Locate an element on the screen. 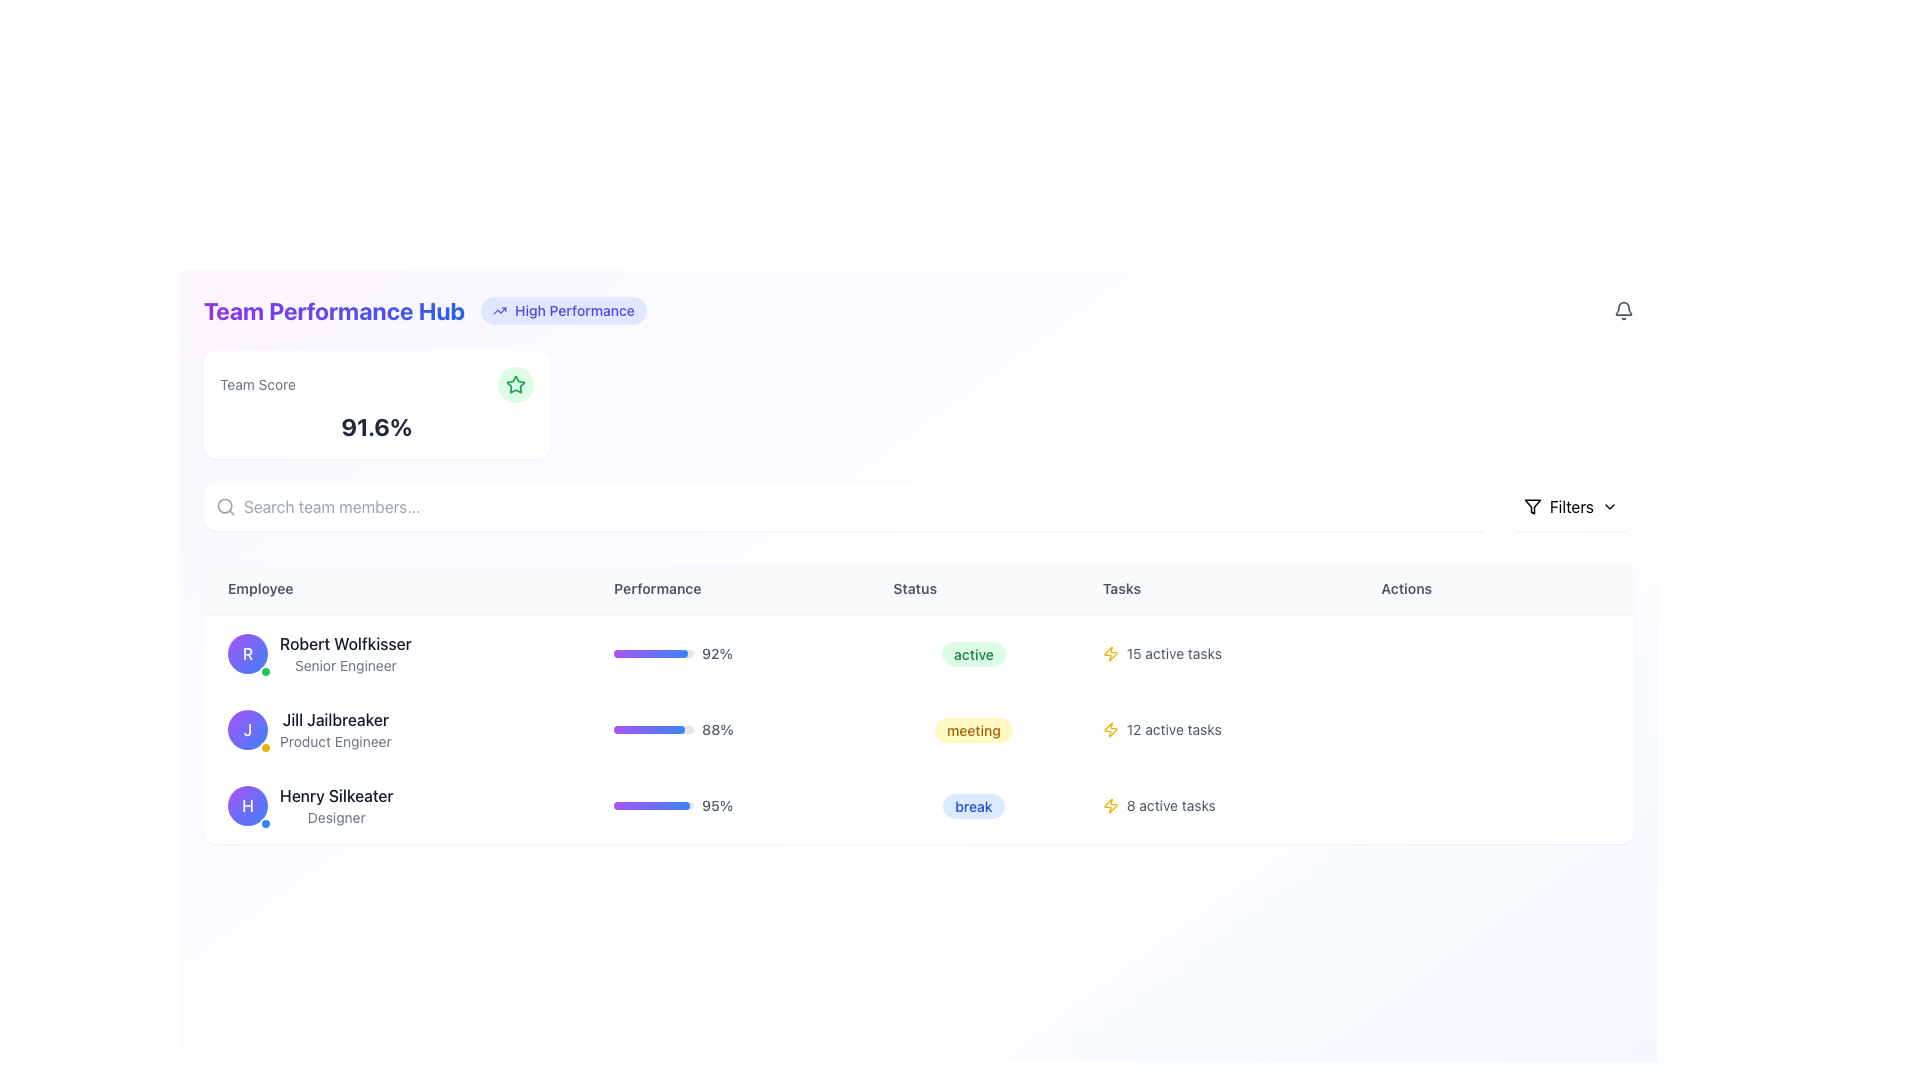 The width and height of the screenshot is (1920, 1080). the Text label displaying the employee's name in the third row of the 'Employee' column is located at coordinates (336, 794).